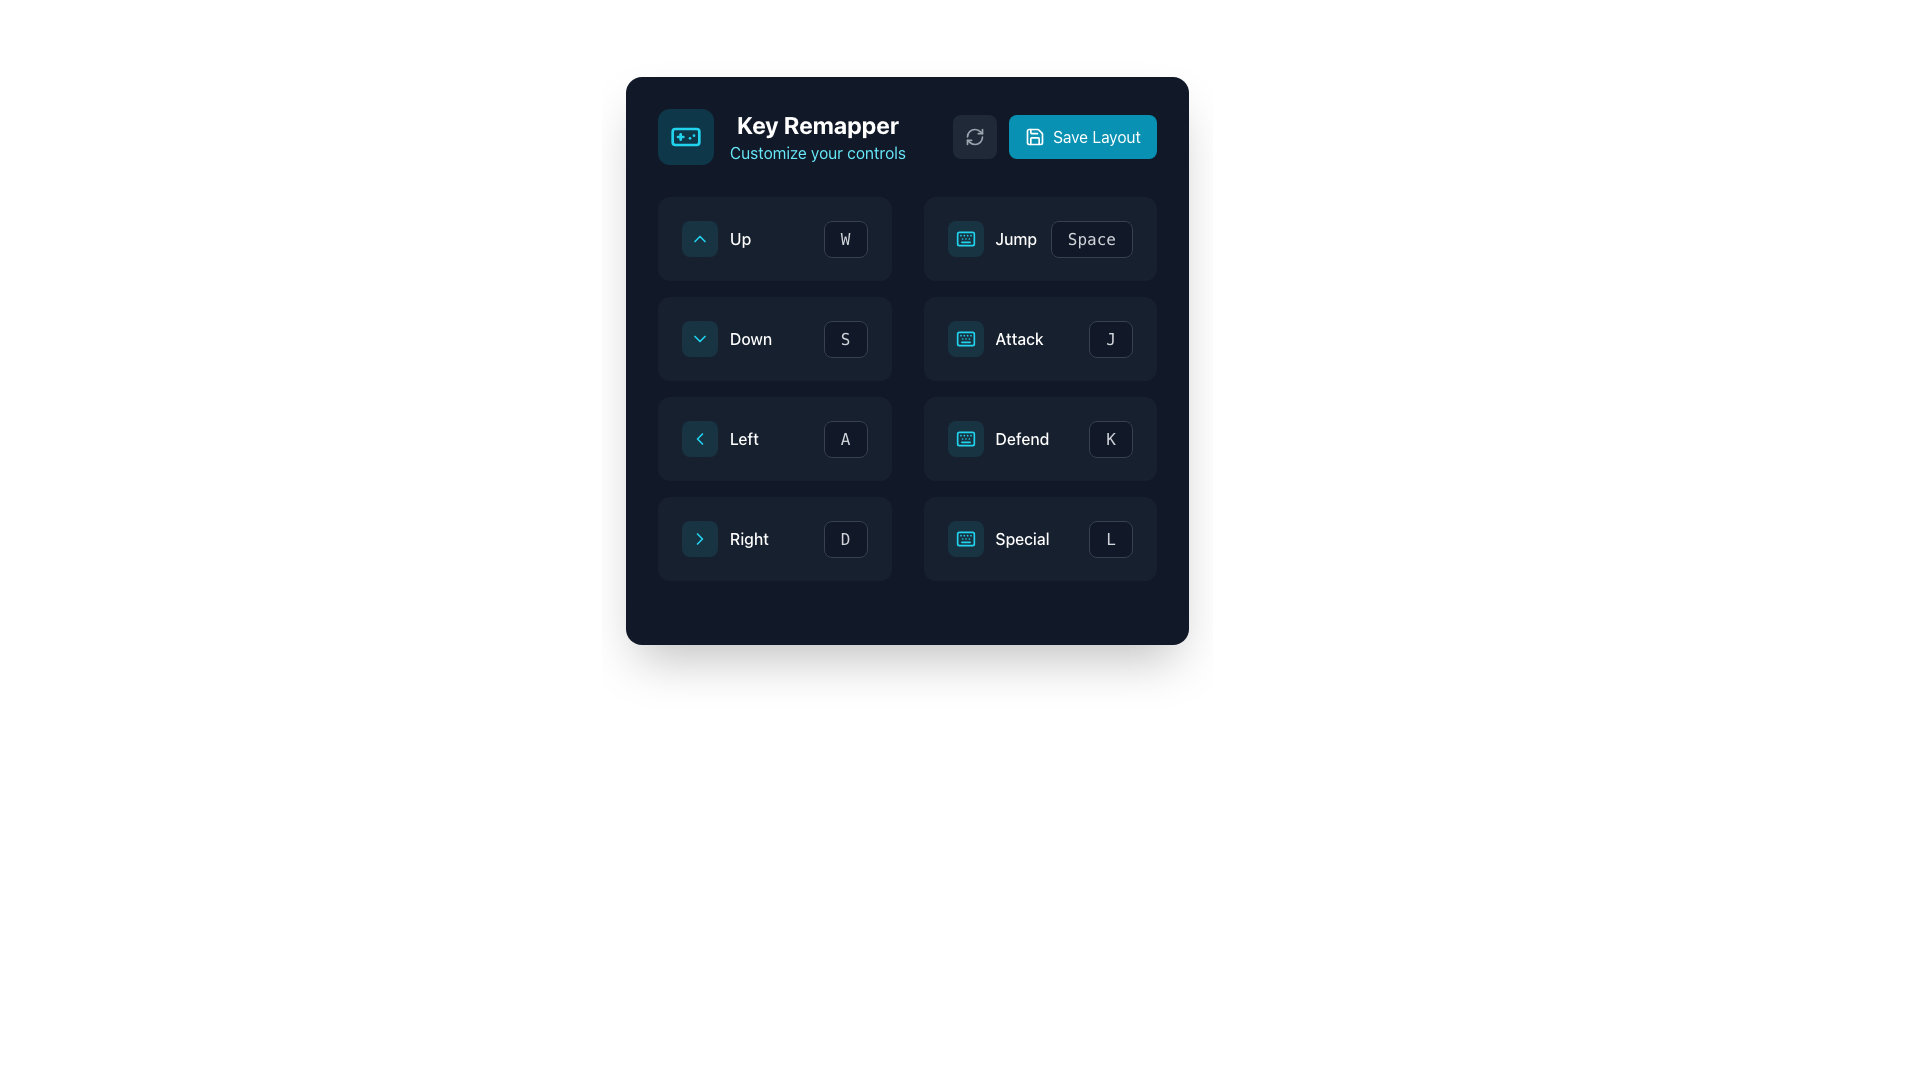 Image resolution: width=1920 pixels, height=1080 pixels. What do you see at coordinates (1040, 338) in the screenshot?
I see `the 'Attack' control mapping button which indicates the 'J' key is assigned to this action, located in the center-right portion of the interface` at bounding box center [1040, 338].